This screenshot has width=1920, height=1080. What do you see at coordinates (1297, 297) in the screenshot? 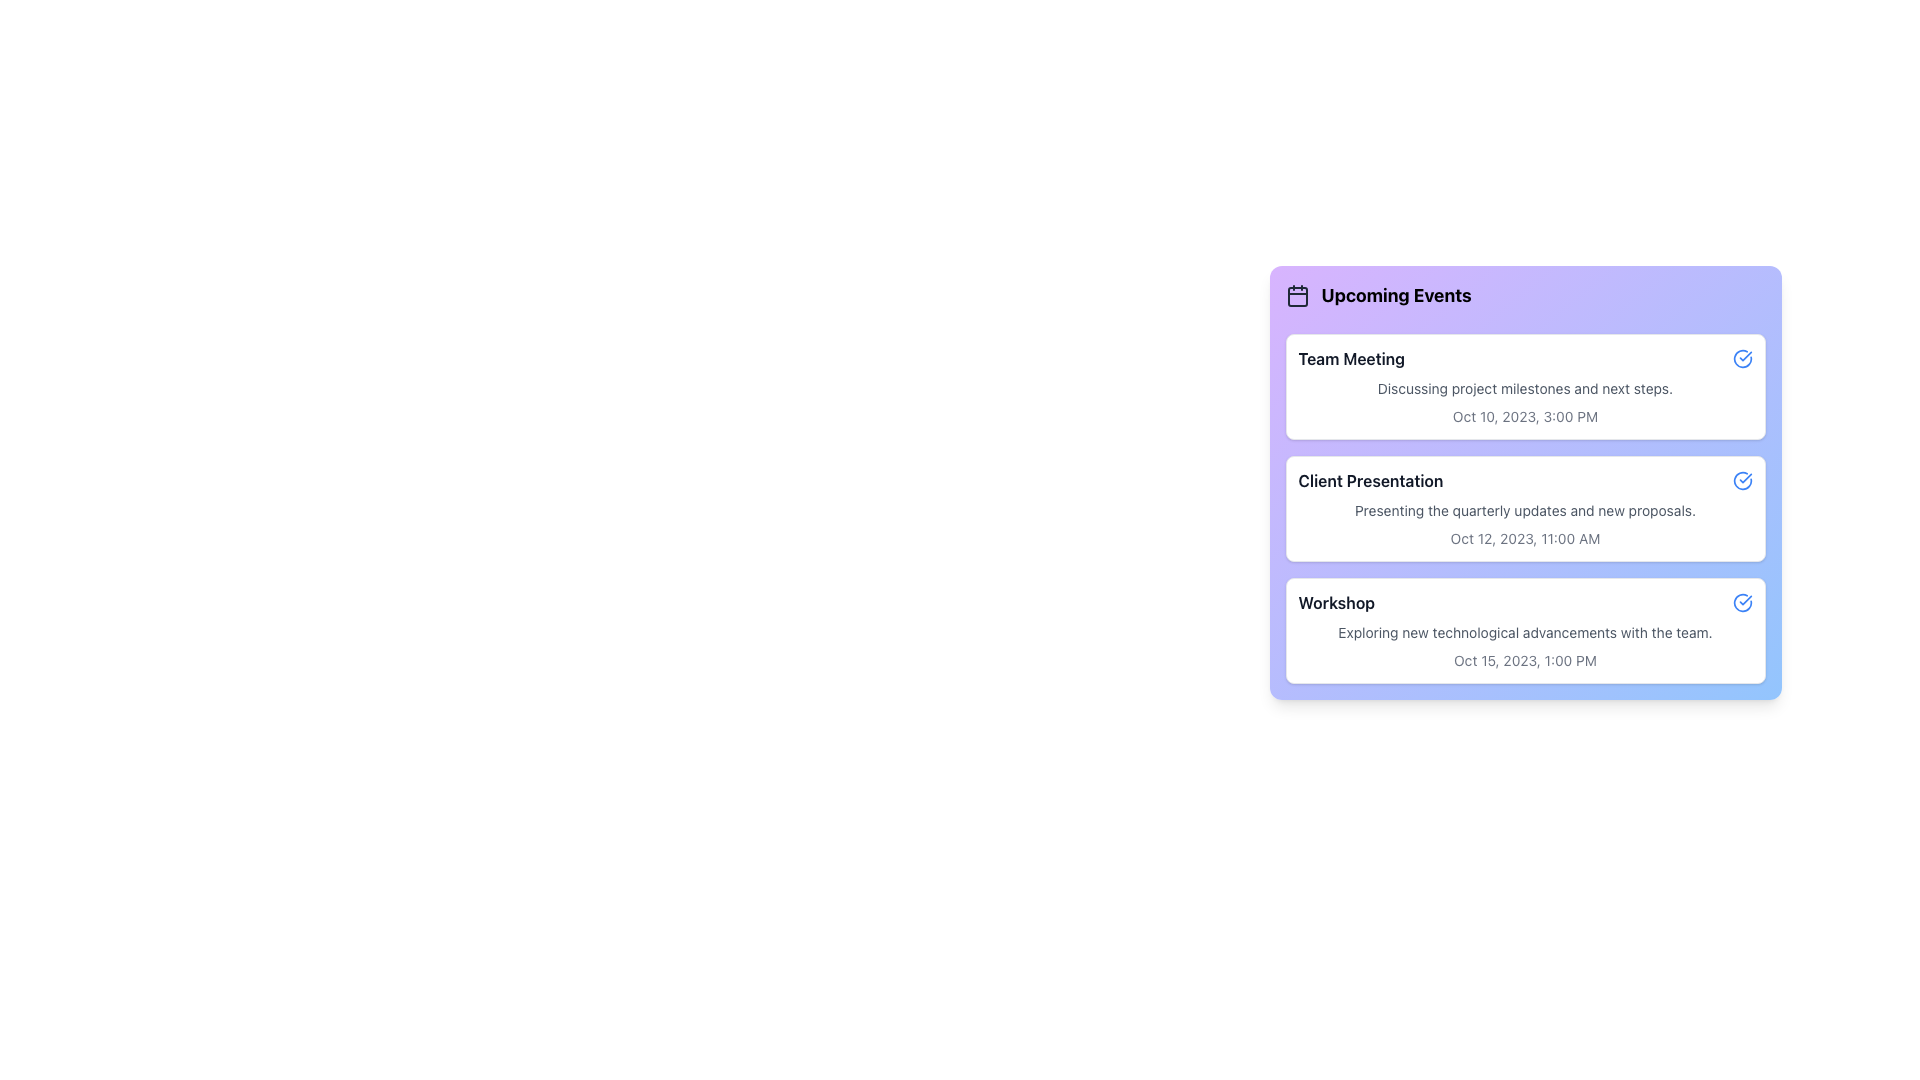
I see `the calendar icon styled element located in the top-left corner of the 'Upcoming Events' section with a purple gradient background` at bounding box center [1297, 297].